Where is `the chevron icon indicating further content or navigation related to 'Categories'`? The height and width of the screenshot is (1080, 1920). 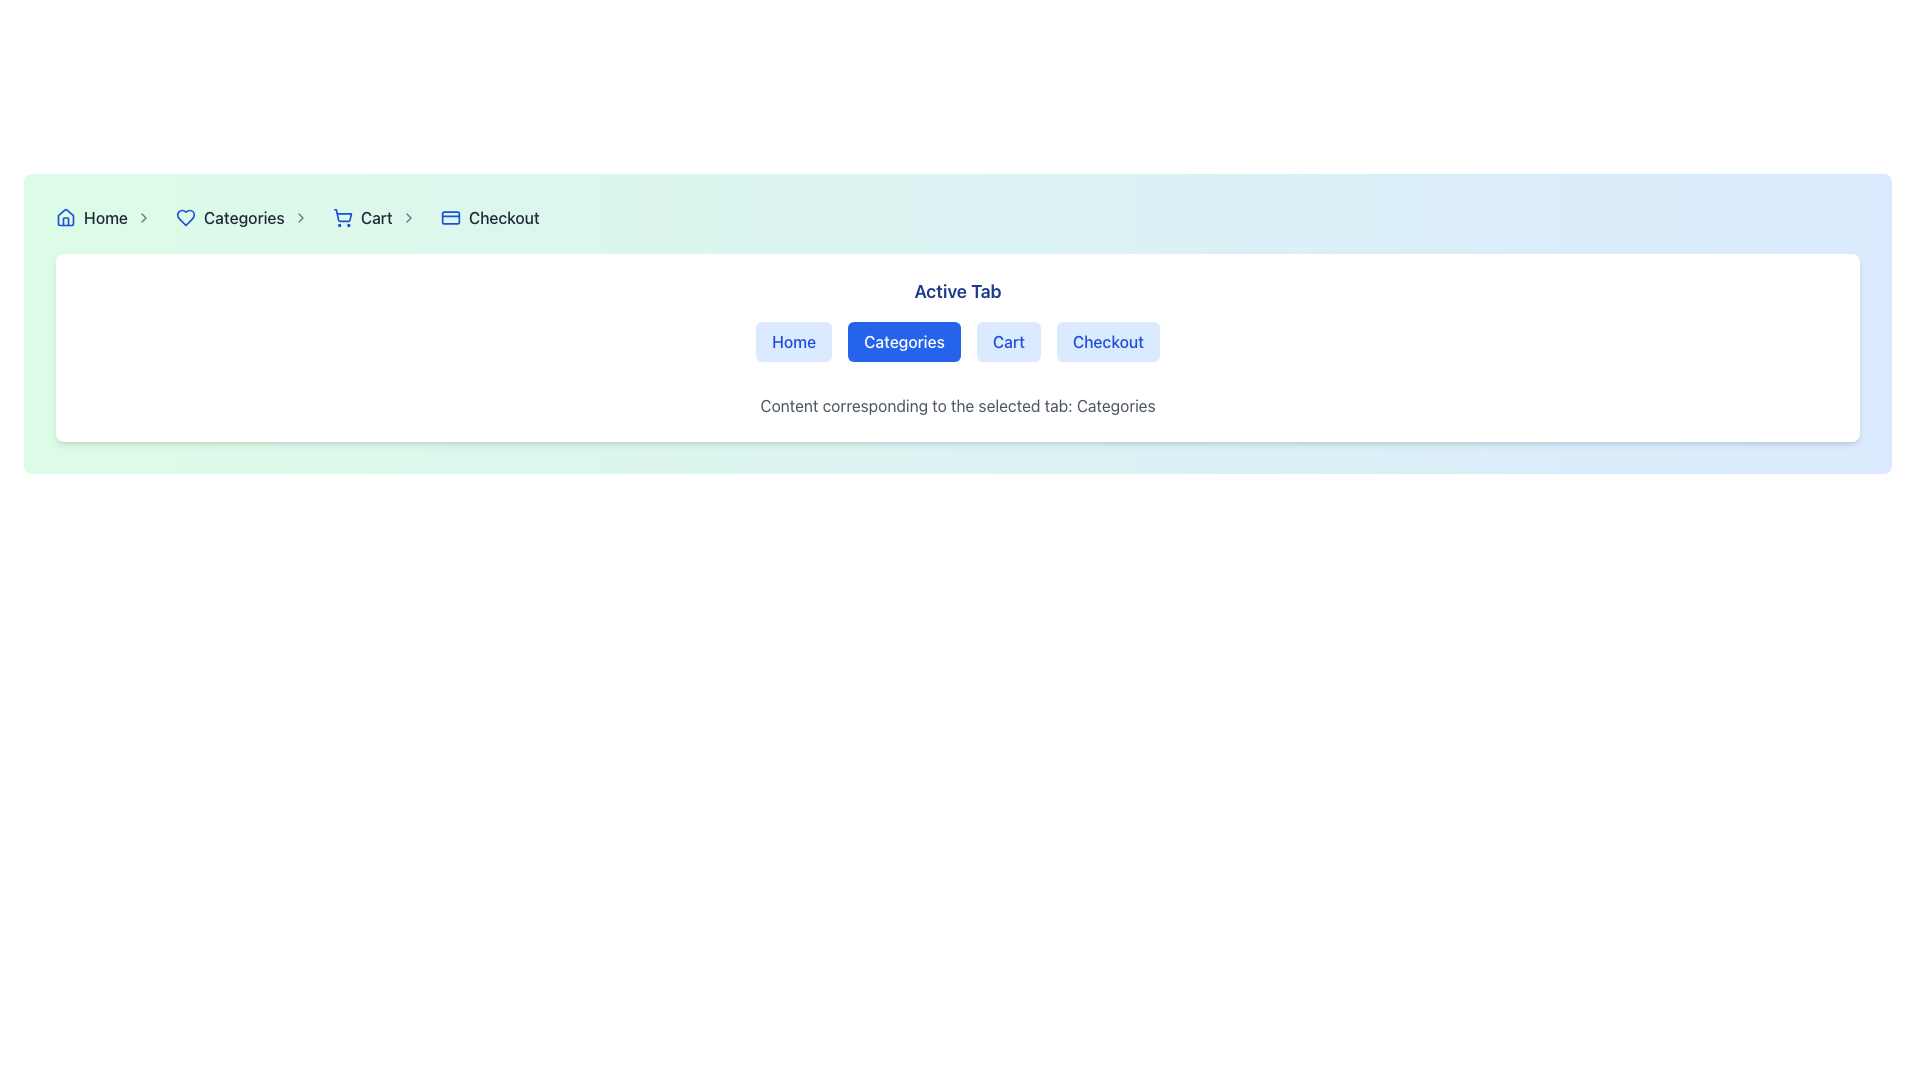 the chevron icon indicating further content or navigation related to 'Categories' is located at coordinates (299, 218).